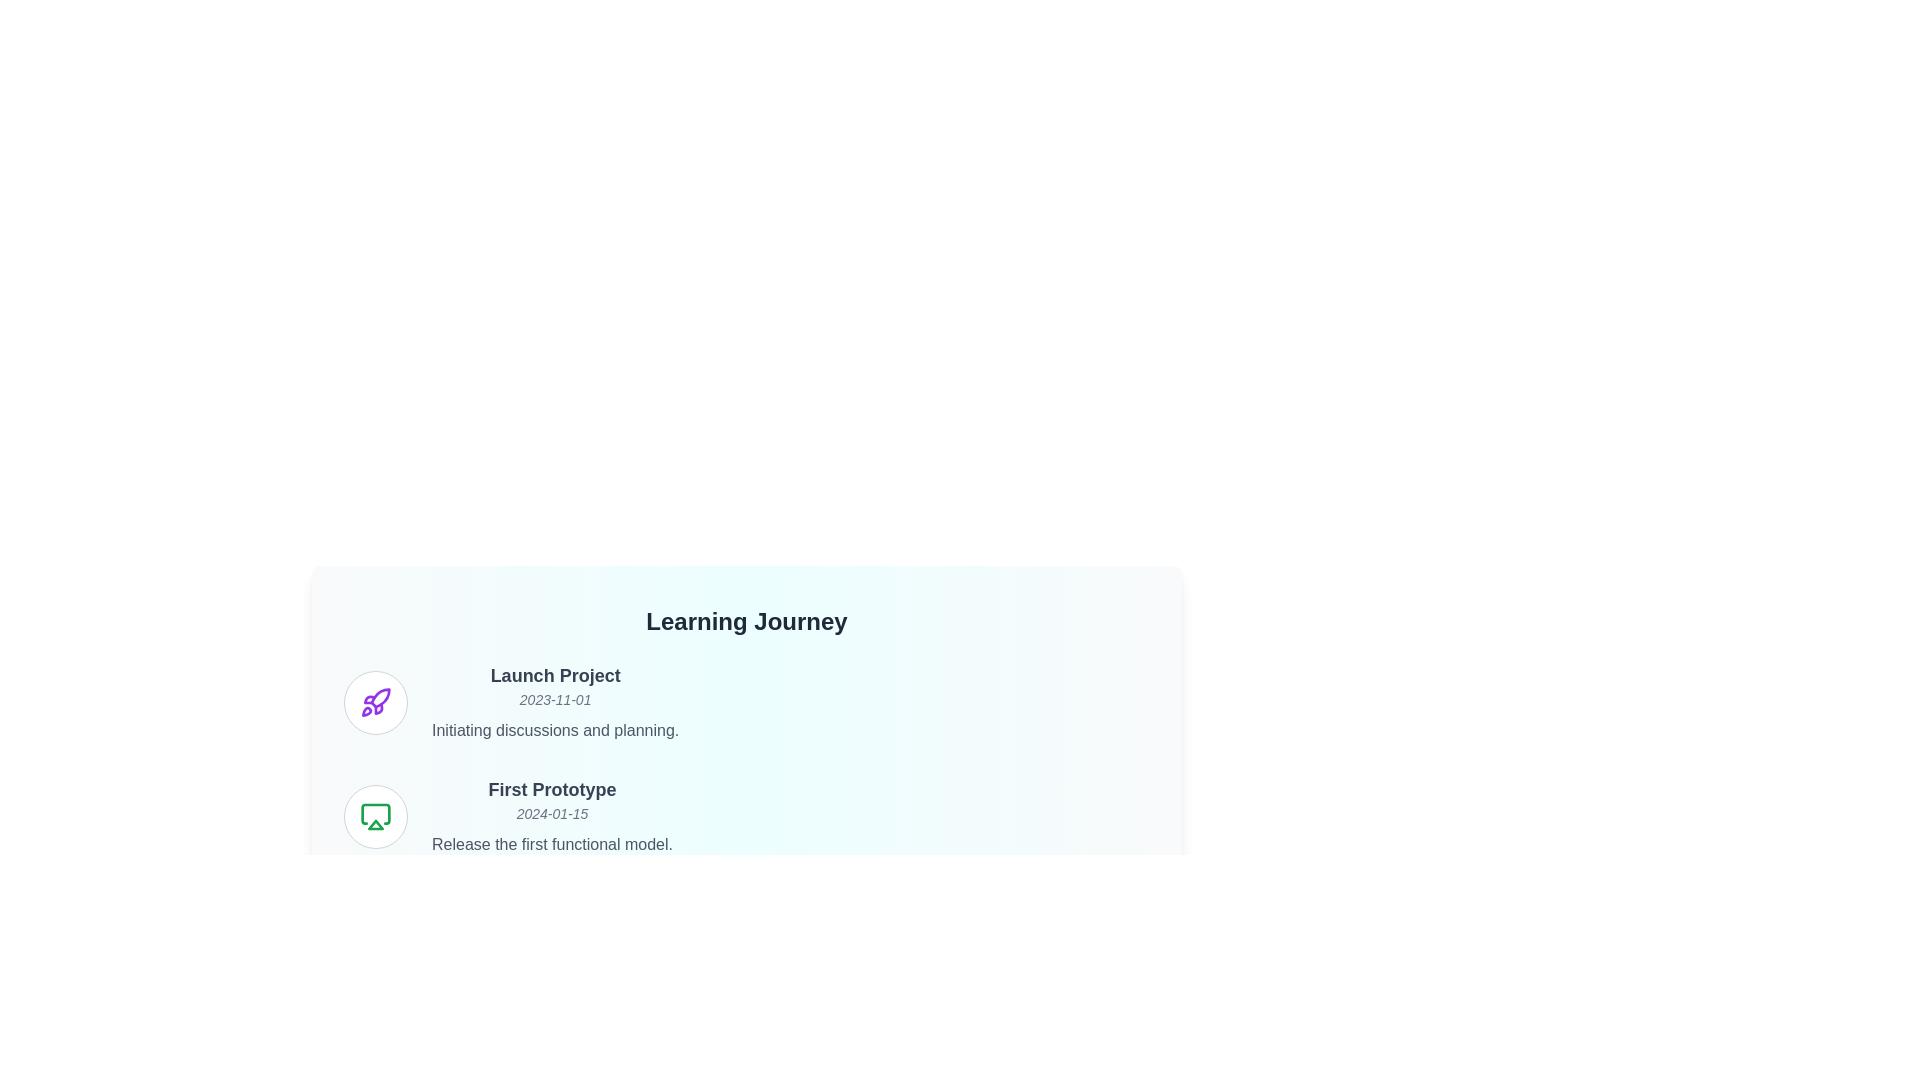  Describe the element at coordinates (375, 817) in the screenshot. I see `the 'First Prototype' milestone icon to obtain details` at that location.